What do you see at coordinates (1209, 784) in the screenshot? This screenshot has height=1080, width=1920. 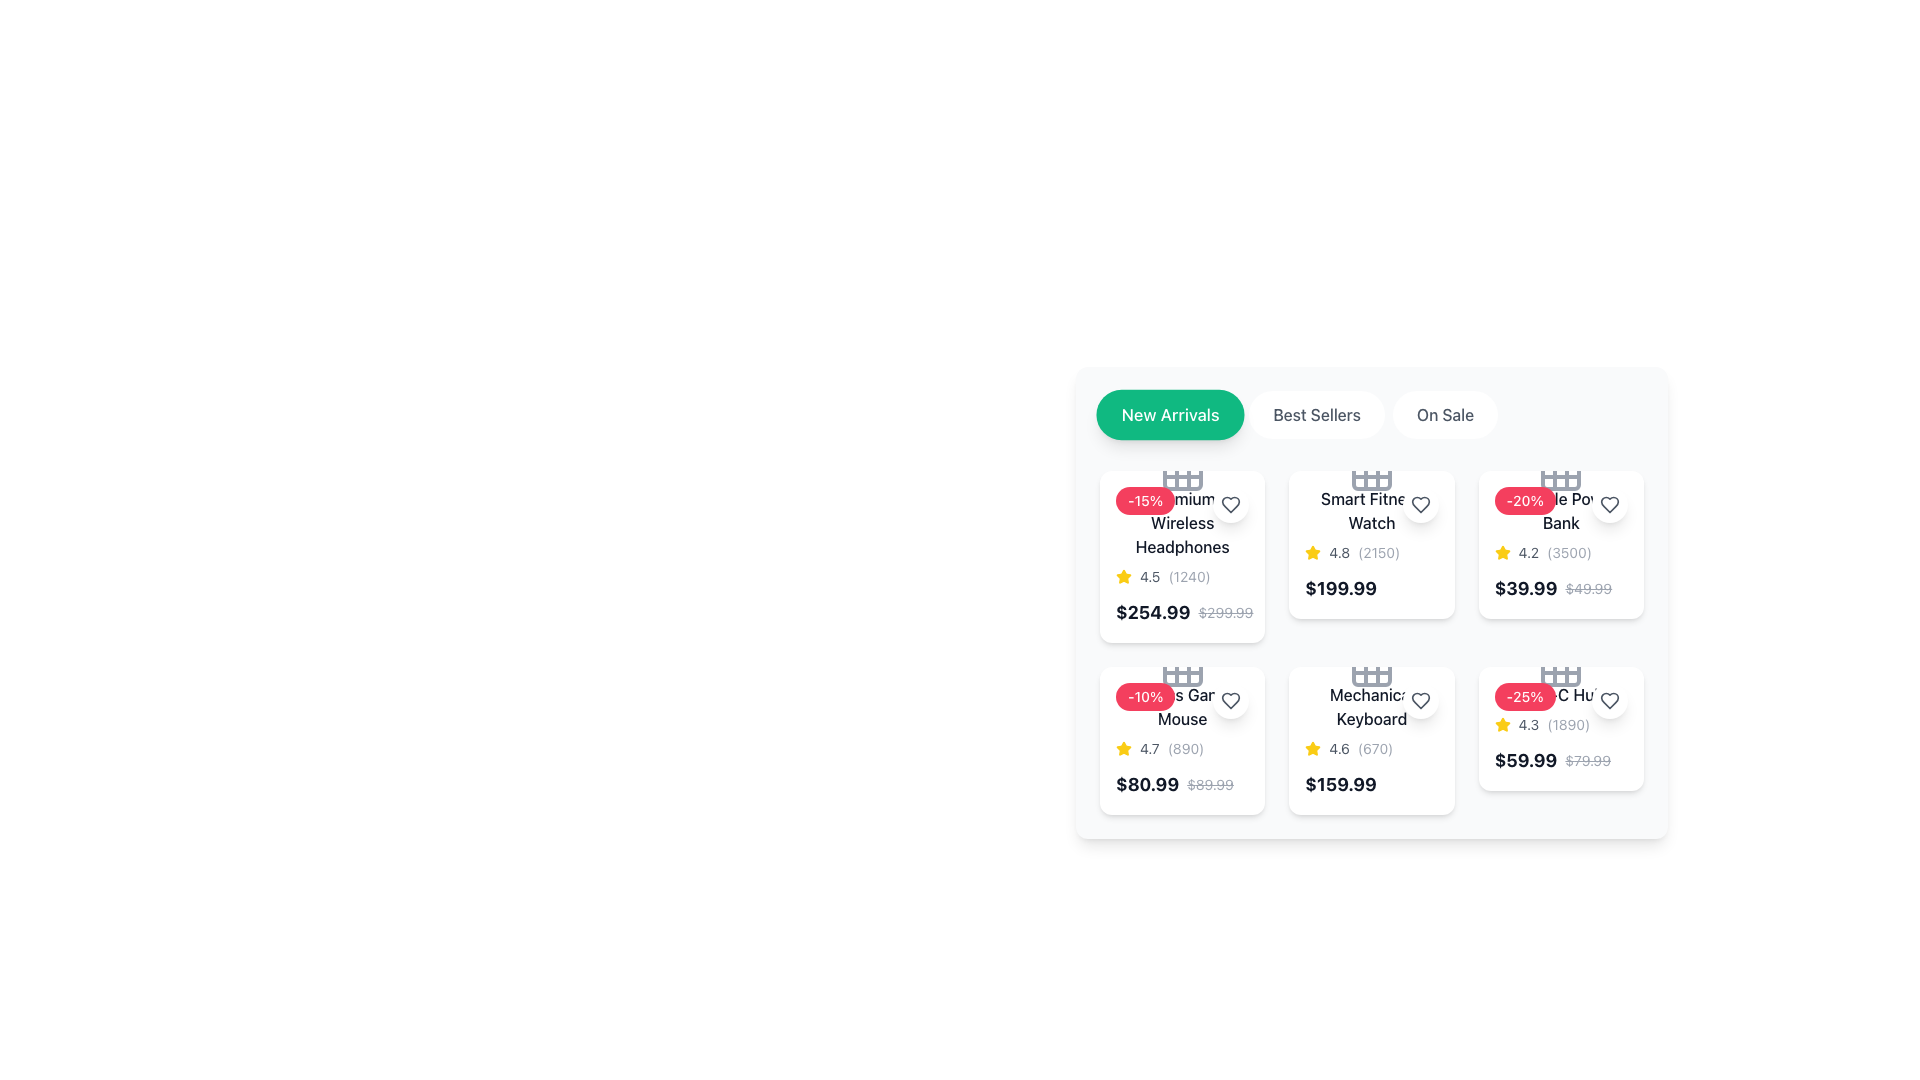 I see `the faded gray text label displaying the original price of an item, which reads '$89.99' and has a strikethrough decoration, located in the lower left section of the interface` at bounding box center [1209, 784].